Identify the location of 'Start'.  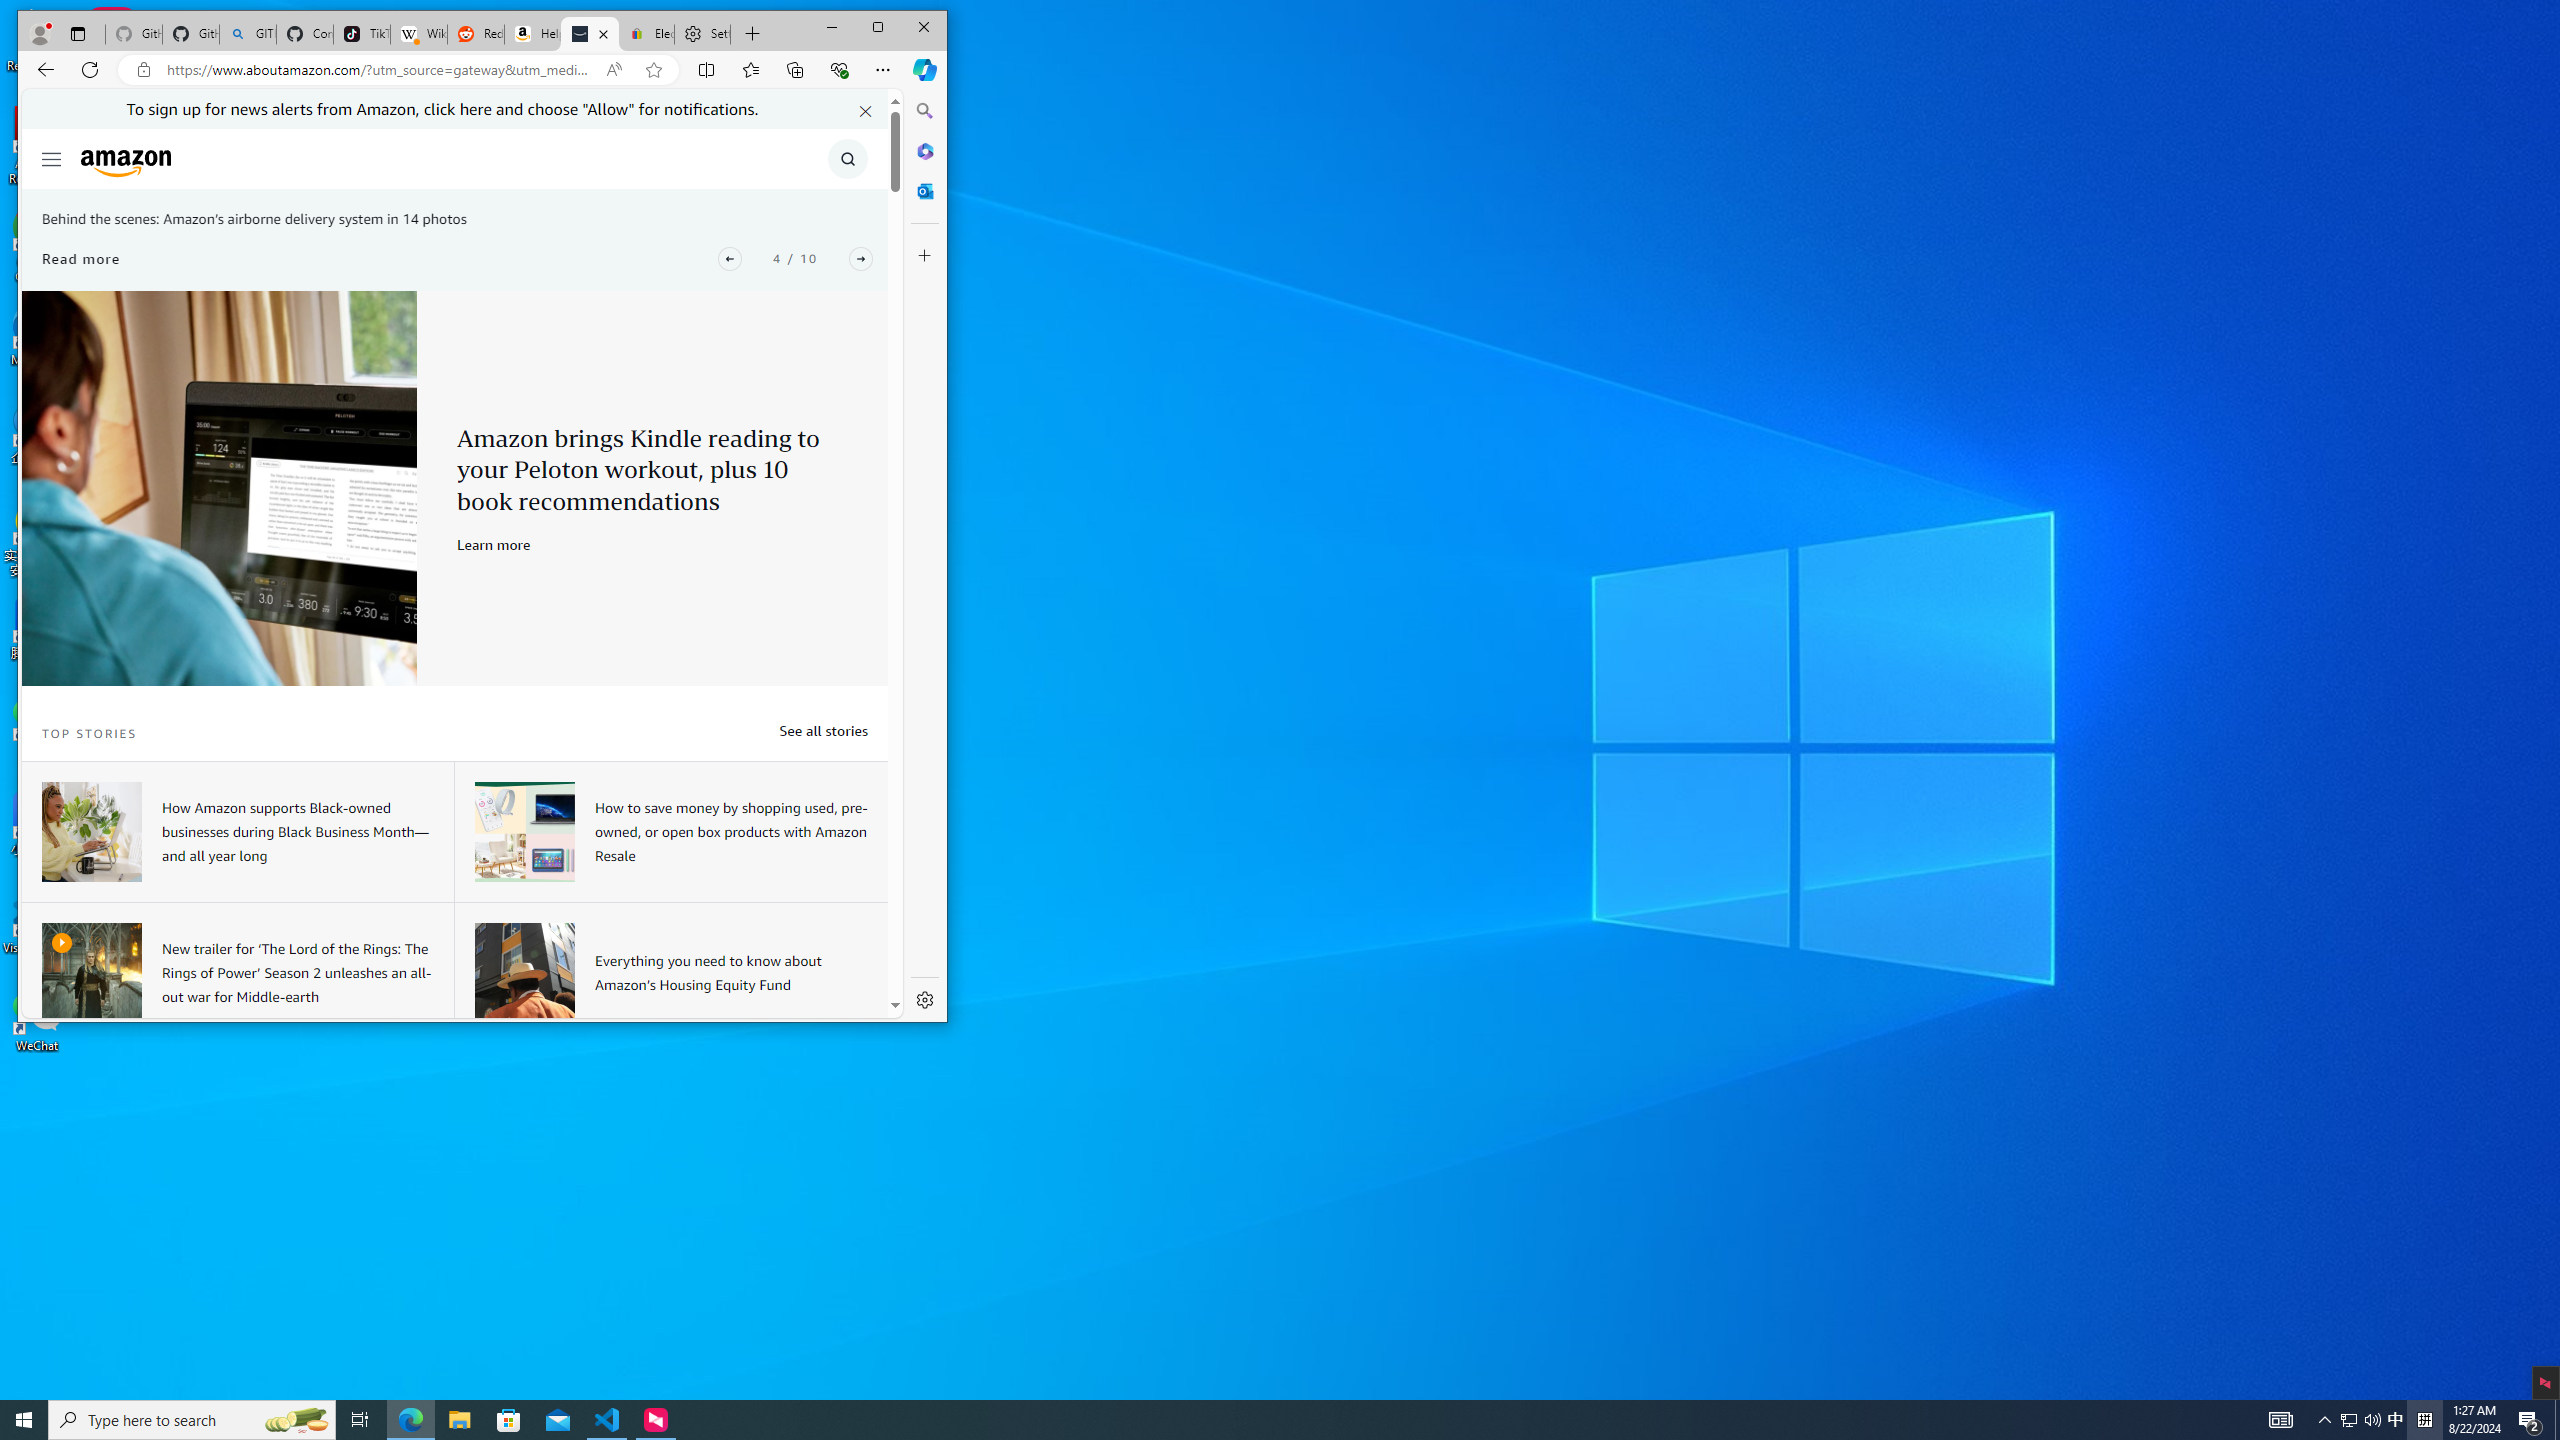
(24, 1418).